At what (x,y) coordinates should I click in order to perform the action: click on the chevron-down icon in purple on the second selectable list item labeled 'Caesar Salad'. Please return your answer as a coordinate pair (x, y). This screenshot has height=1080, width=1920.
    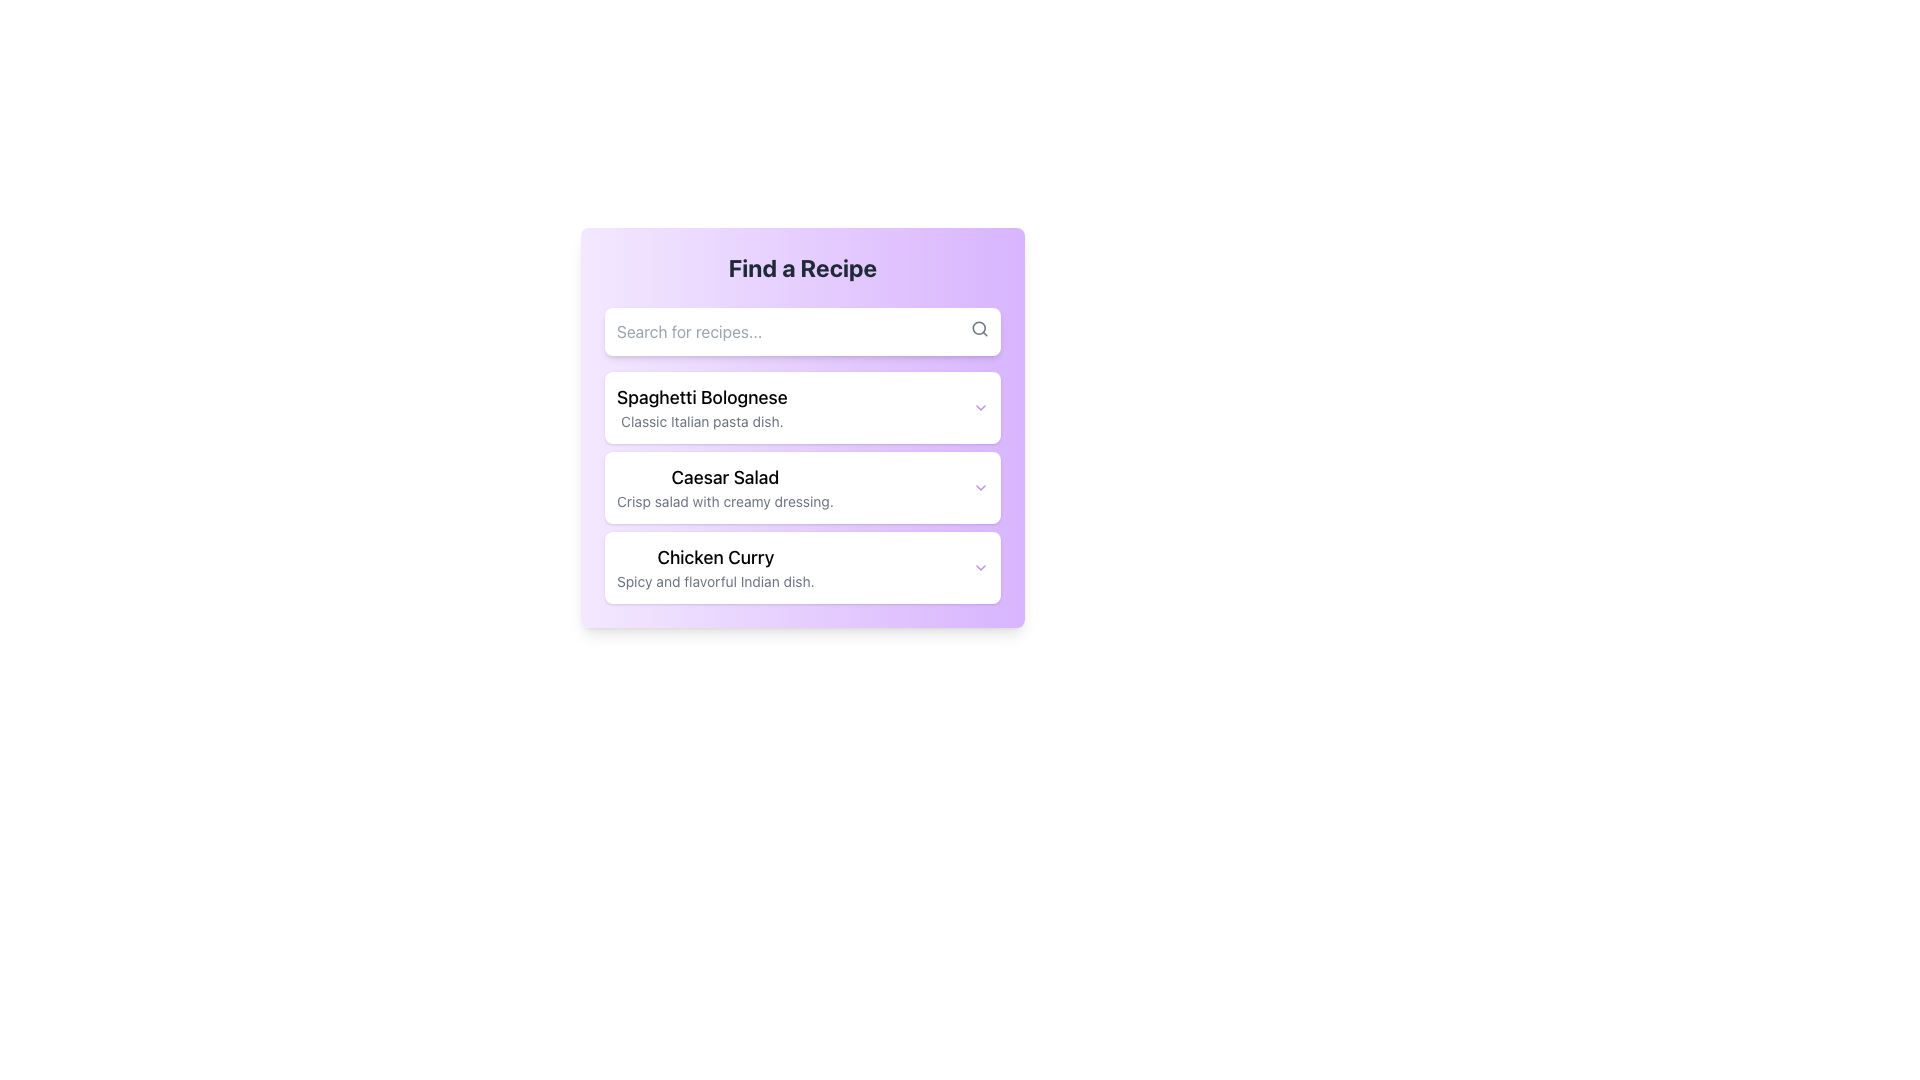
    Looking at the image, I should click on (802, 488).